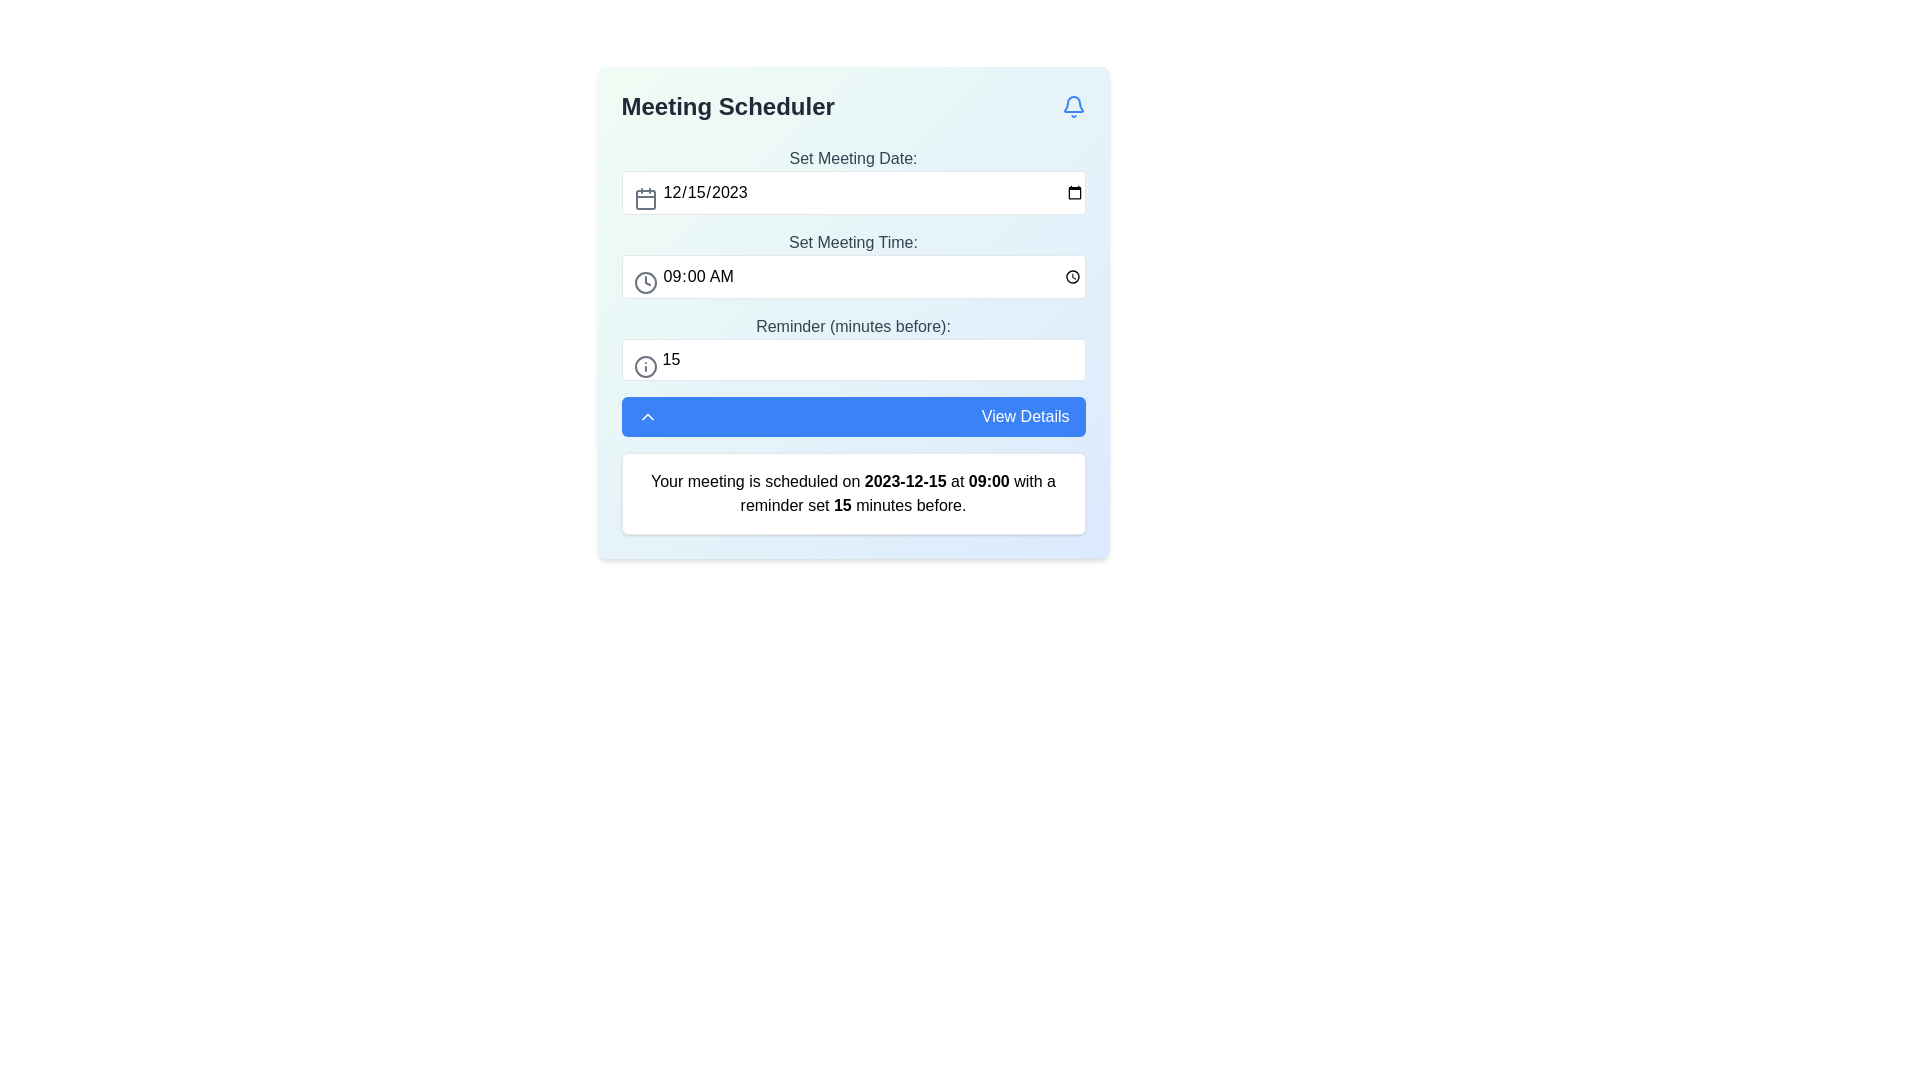 Image resolution: width=1920 pixels, height=1080 pixels. Describe the element at coordinates (647, 415) in the screenshot. I see `the upwards-pointing chevron icon located to the left of the 'View Details' button` at that location.